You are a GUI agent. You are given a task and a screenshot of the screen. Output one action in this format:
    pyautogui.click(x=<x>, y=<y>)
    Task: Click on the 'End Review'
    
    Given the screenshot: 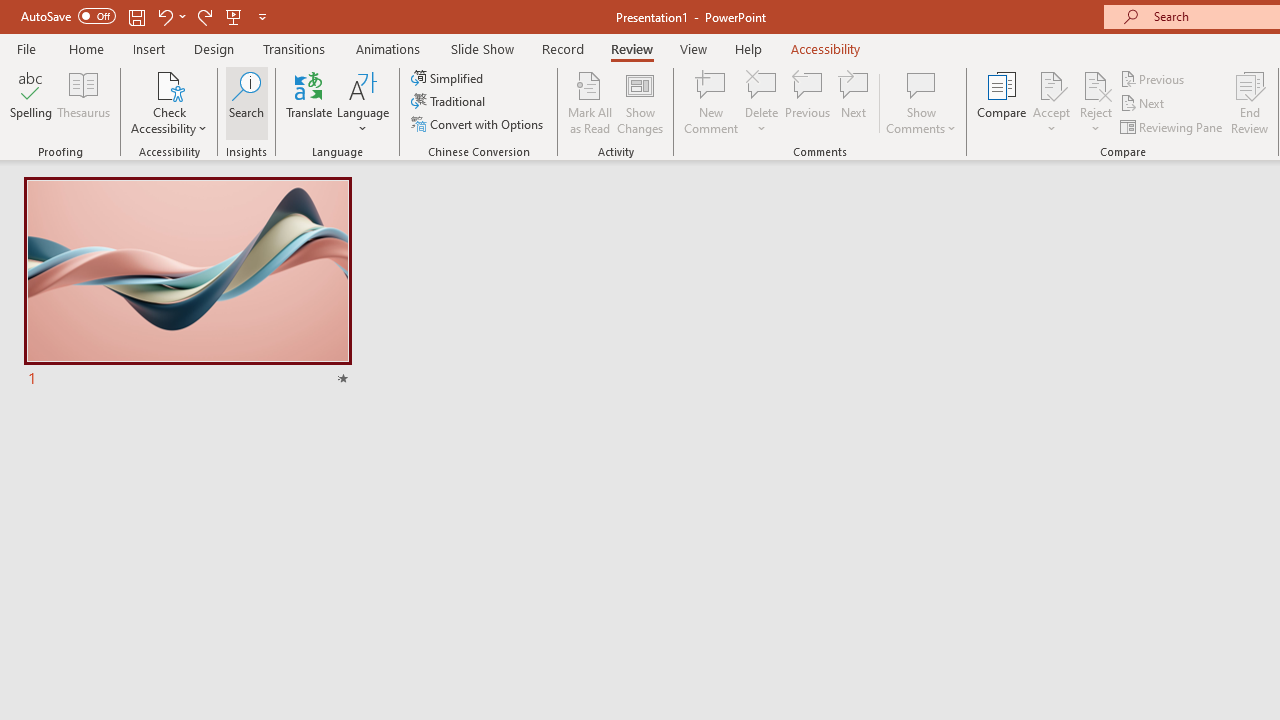 What is the action you would take?
    pyautogui.click(x=1248, y=103)
    